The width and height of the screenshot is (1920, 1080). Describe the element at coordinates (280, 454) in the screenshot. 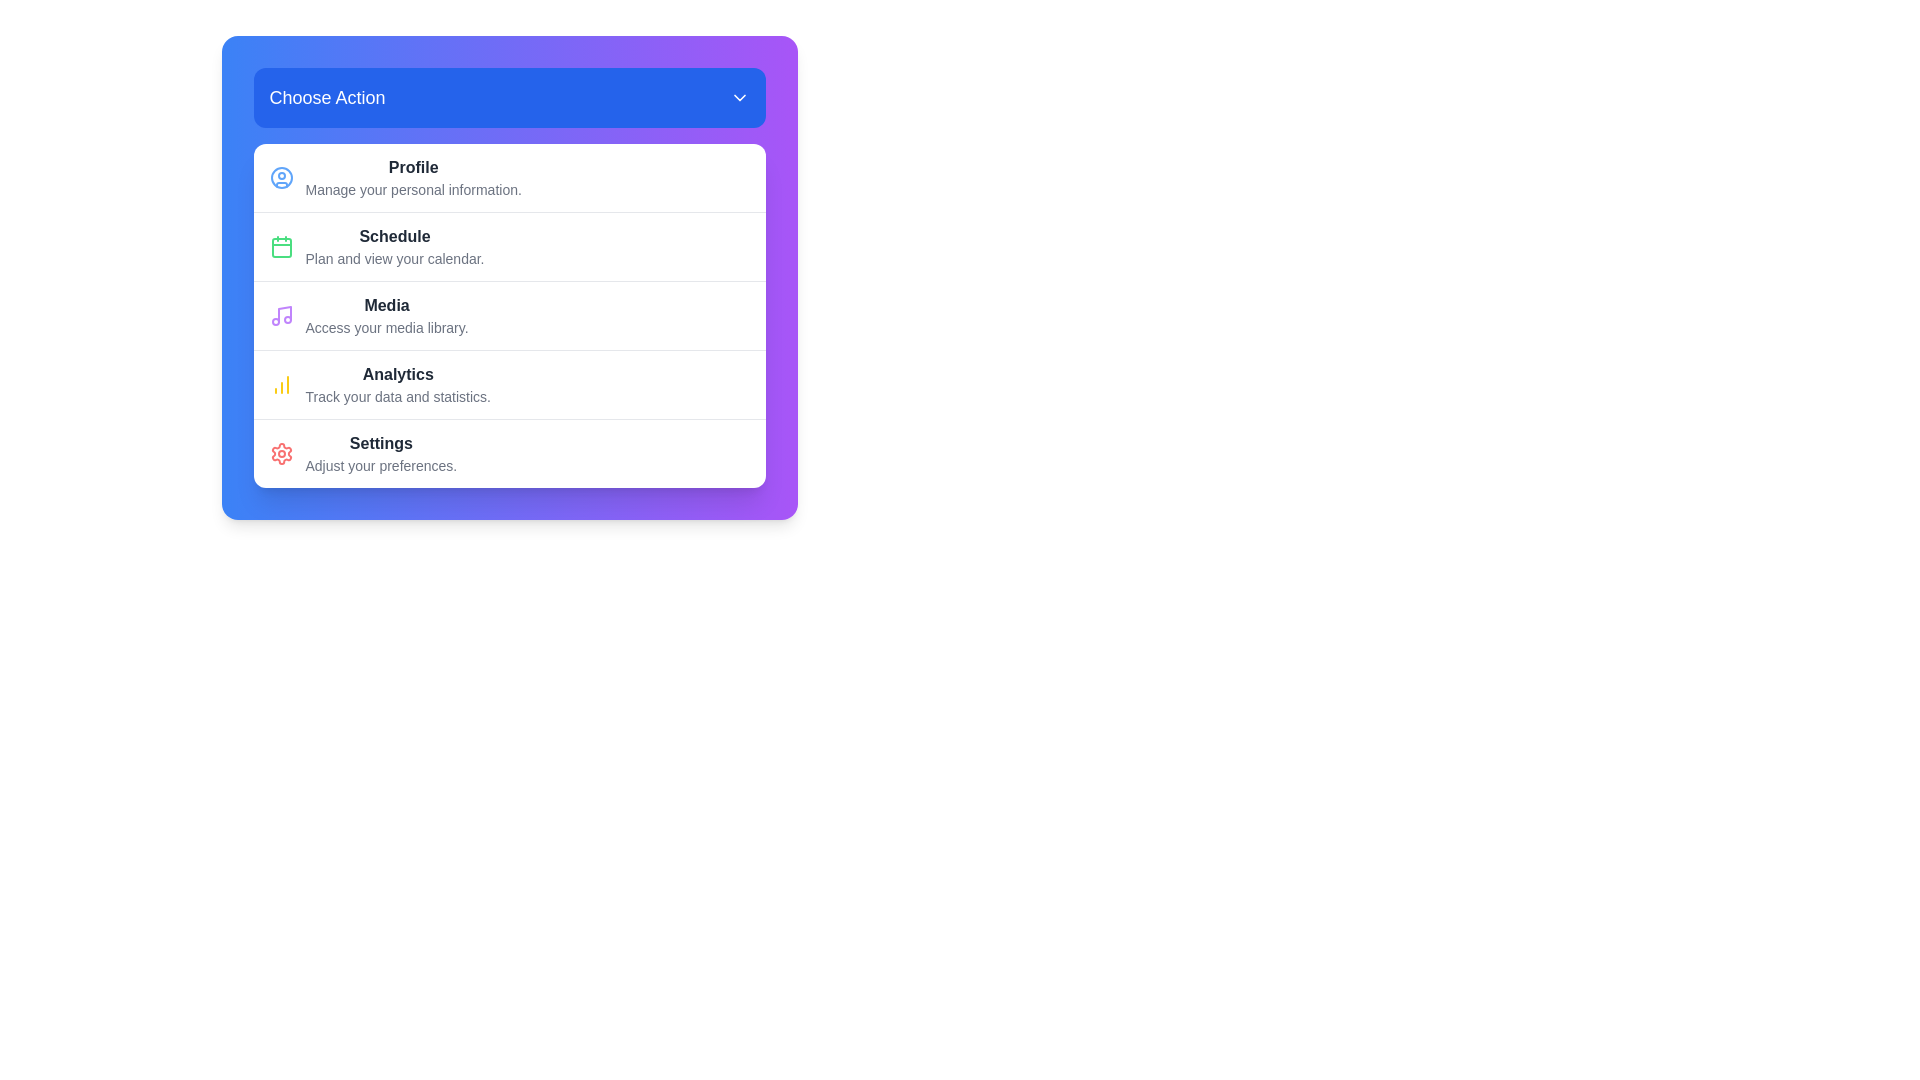

I see `the 'Settings' menu icon located at the bottommost item of the menu, to the left of the 'Settings' text` at that location.